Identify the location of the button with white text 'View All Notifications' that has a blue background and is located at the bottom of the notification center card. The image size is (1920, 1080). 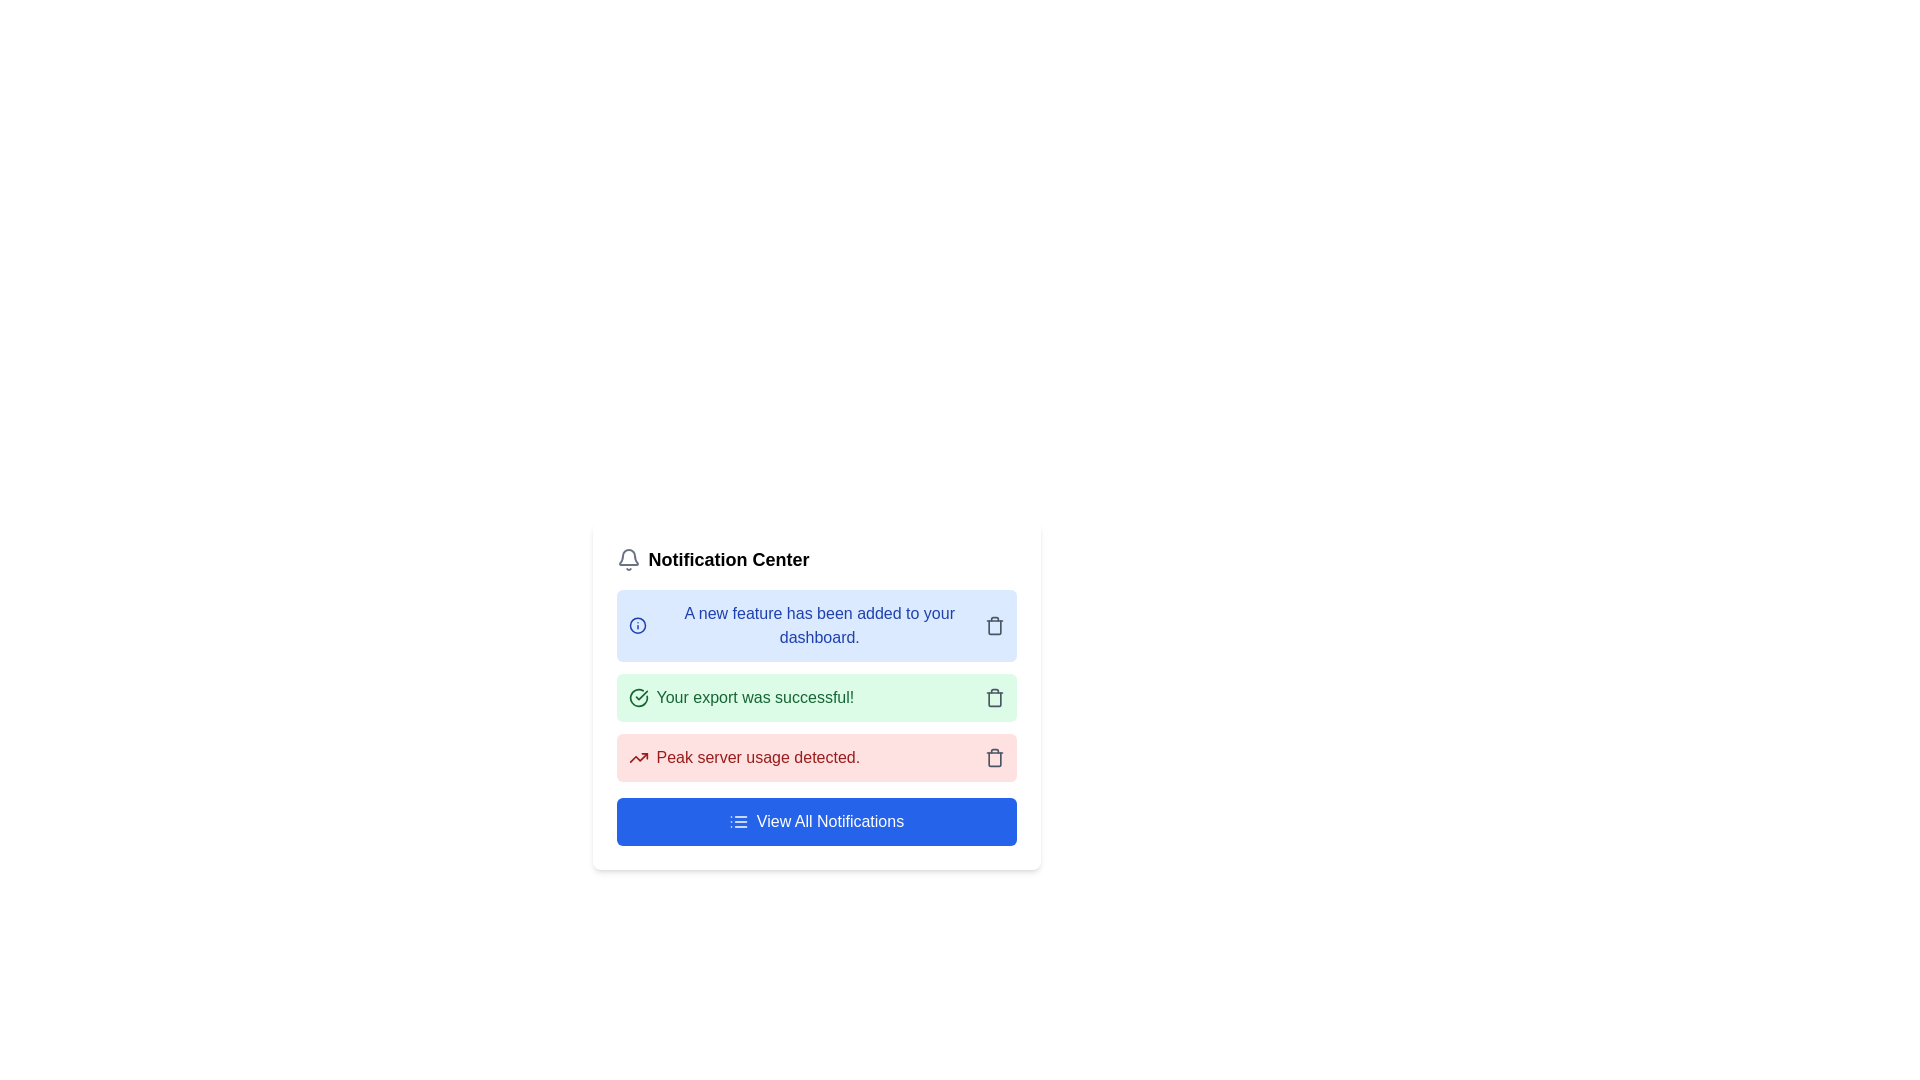
(816, 821).